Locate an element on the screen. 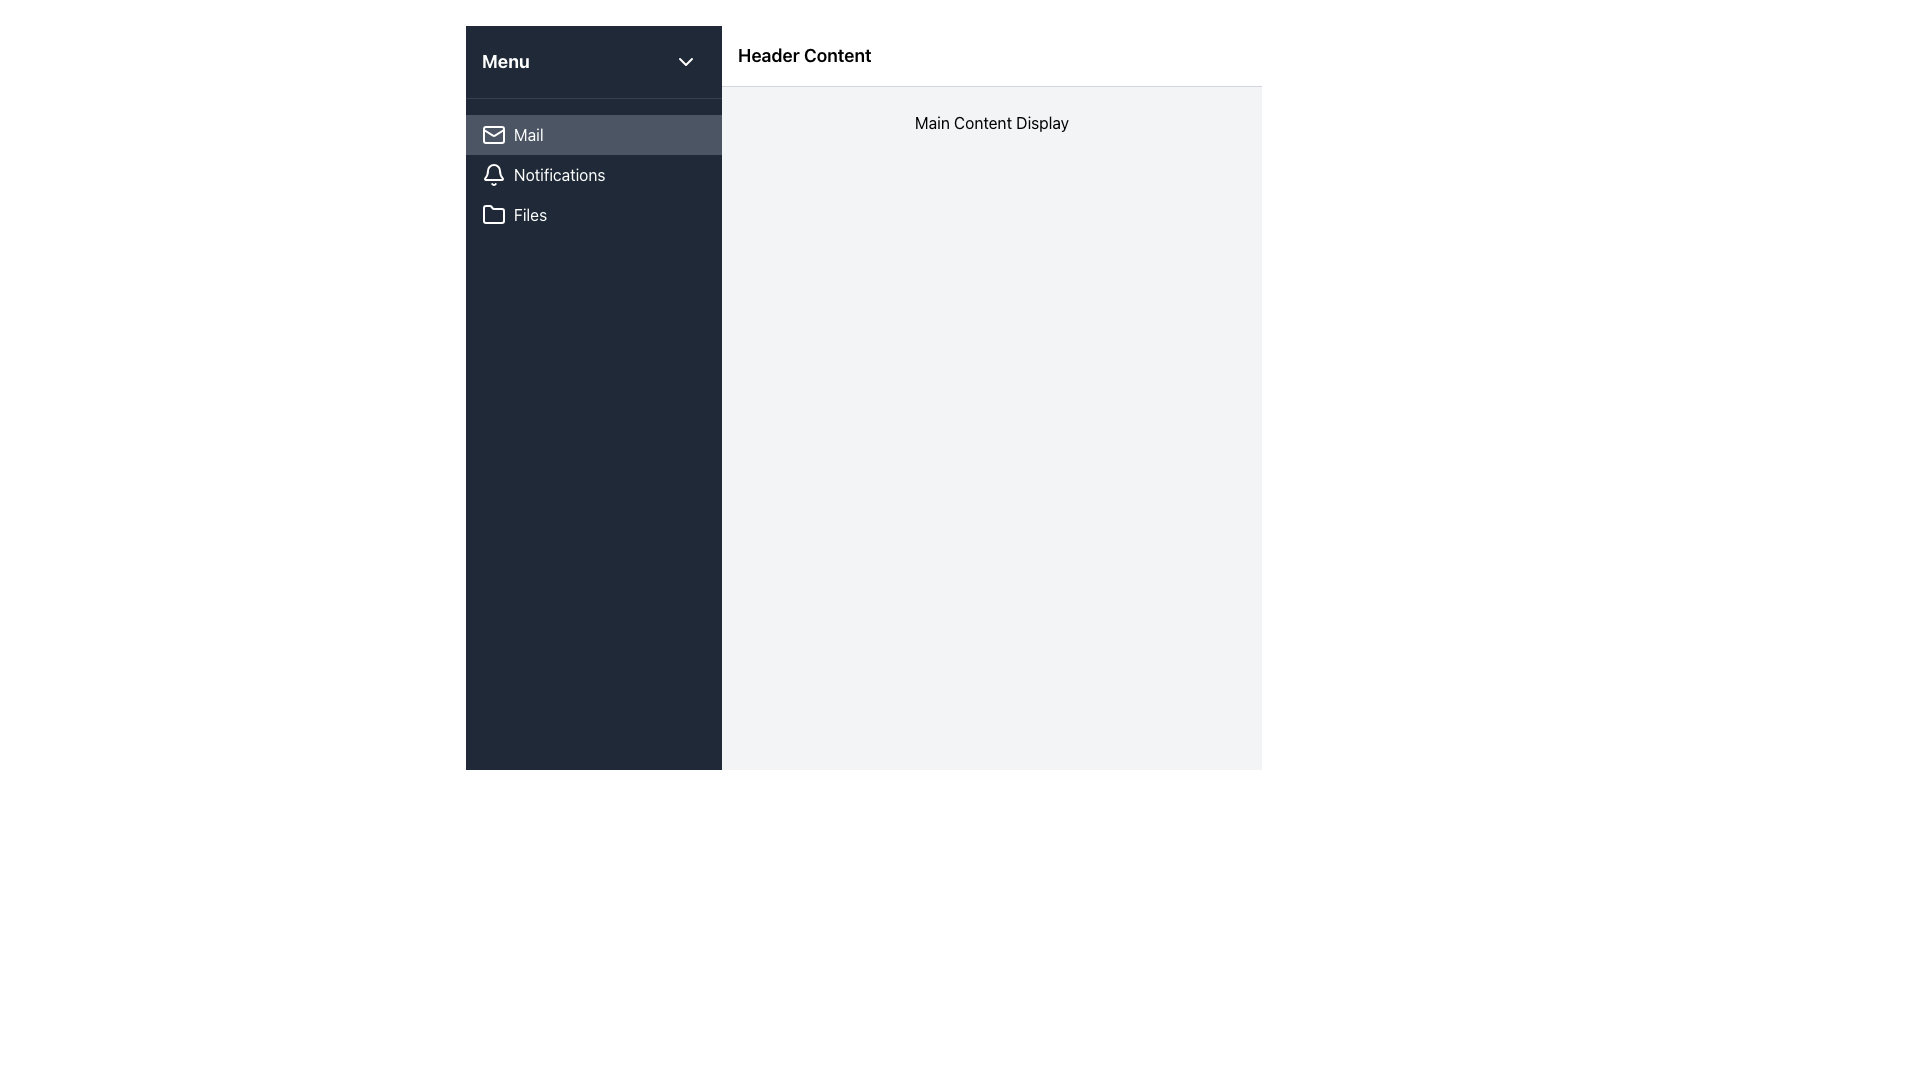 This screenshot has height=1080, width=1920. the 'Mail' navigation button in the vertical sidebar menu is located at coordinates (593, 135).